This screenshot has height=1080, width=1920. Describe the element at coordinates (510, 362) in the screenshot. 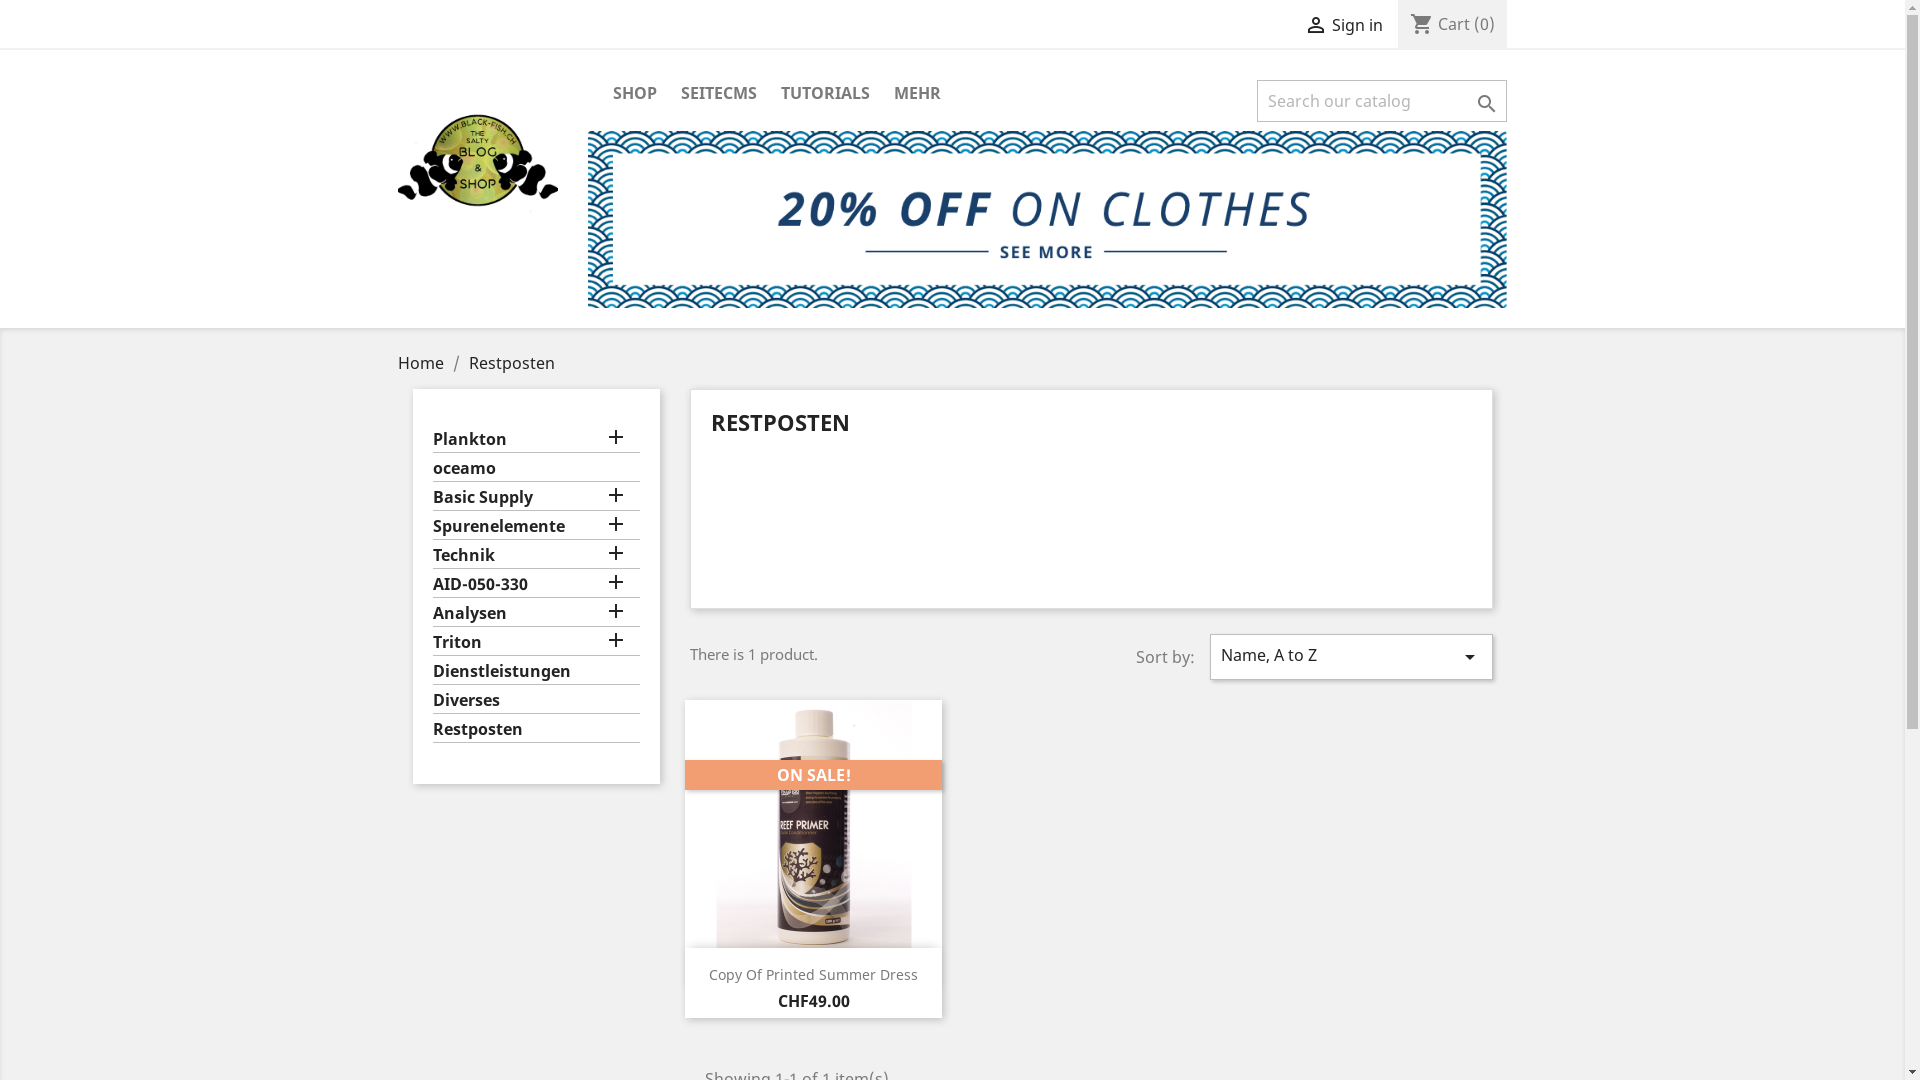

I see `'Restposten'` at that location.